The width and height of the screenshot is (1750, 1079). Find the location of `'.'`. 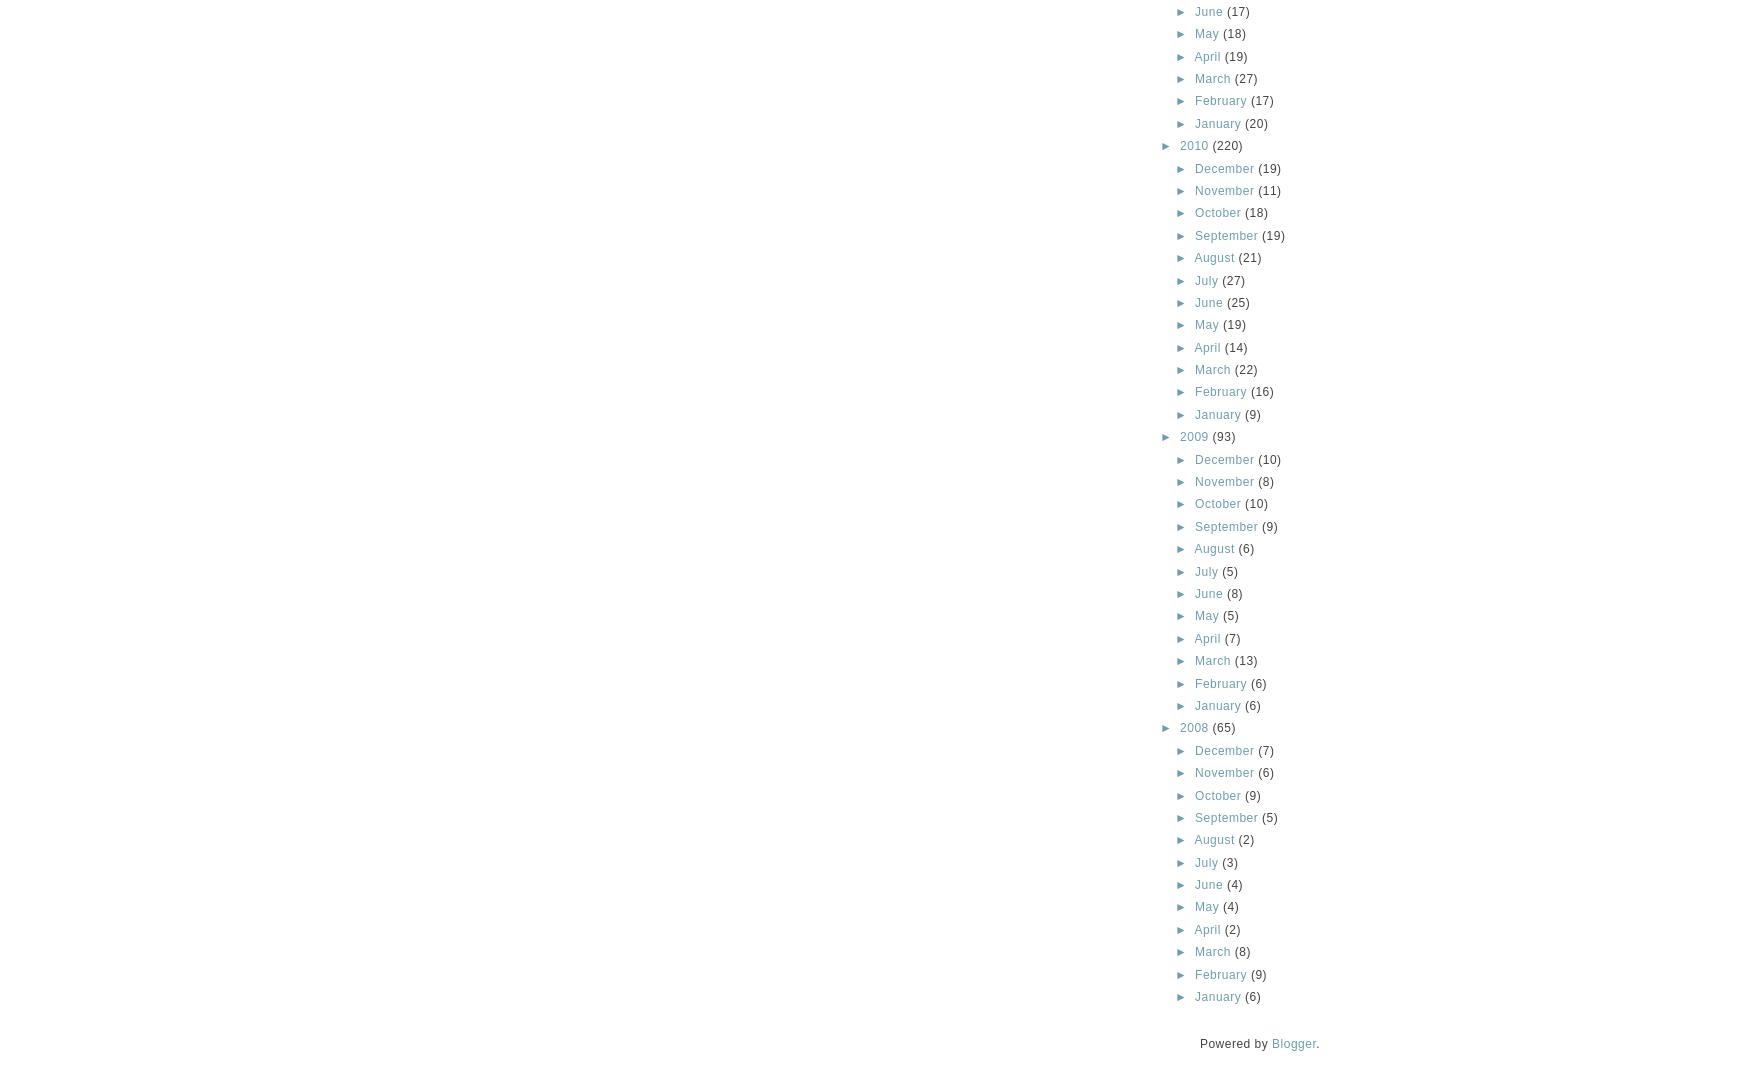

'.' is located at coordinates (1317, 1043).